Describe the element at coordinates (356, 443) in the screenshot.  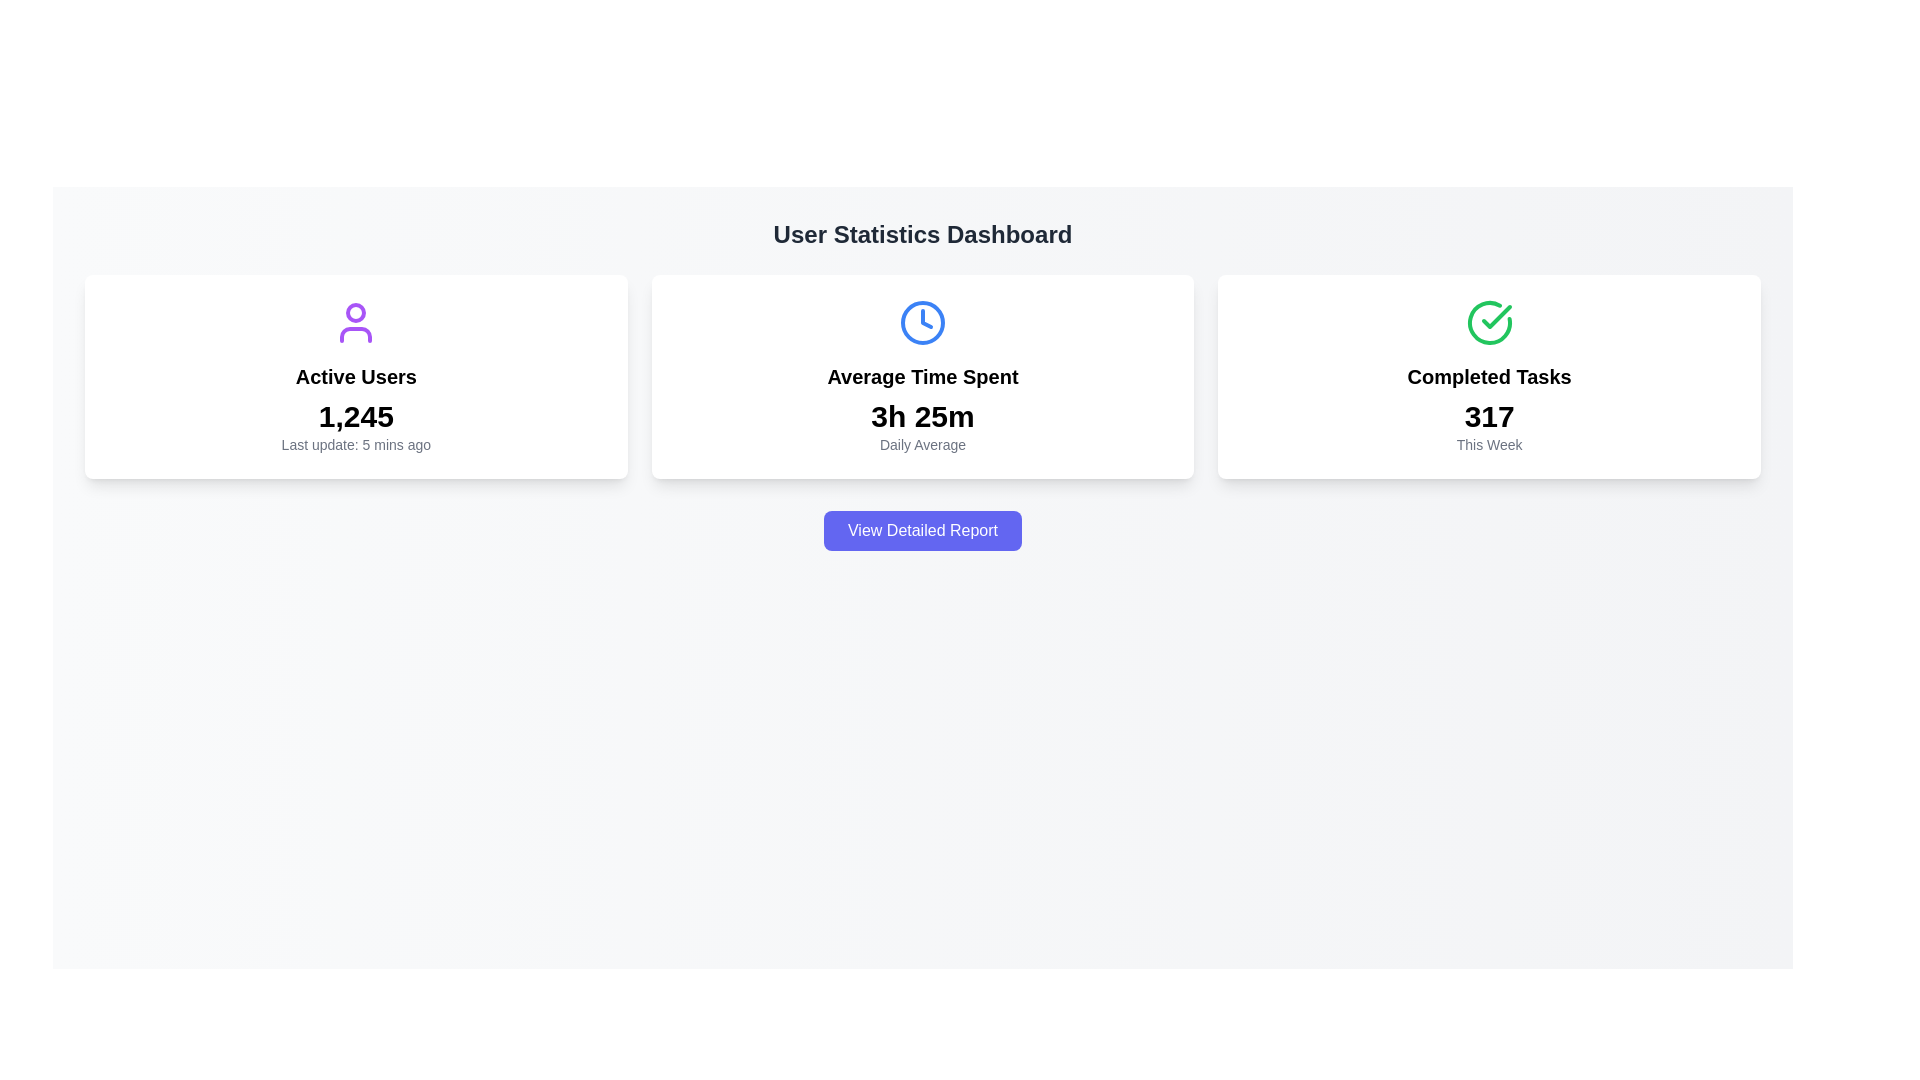
I see `the text label reading 'Last update: 5 mins ago', which is styled in small gray font and positioned below the number '1,245' in the left card` at that location.